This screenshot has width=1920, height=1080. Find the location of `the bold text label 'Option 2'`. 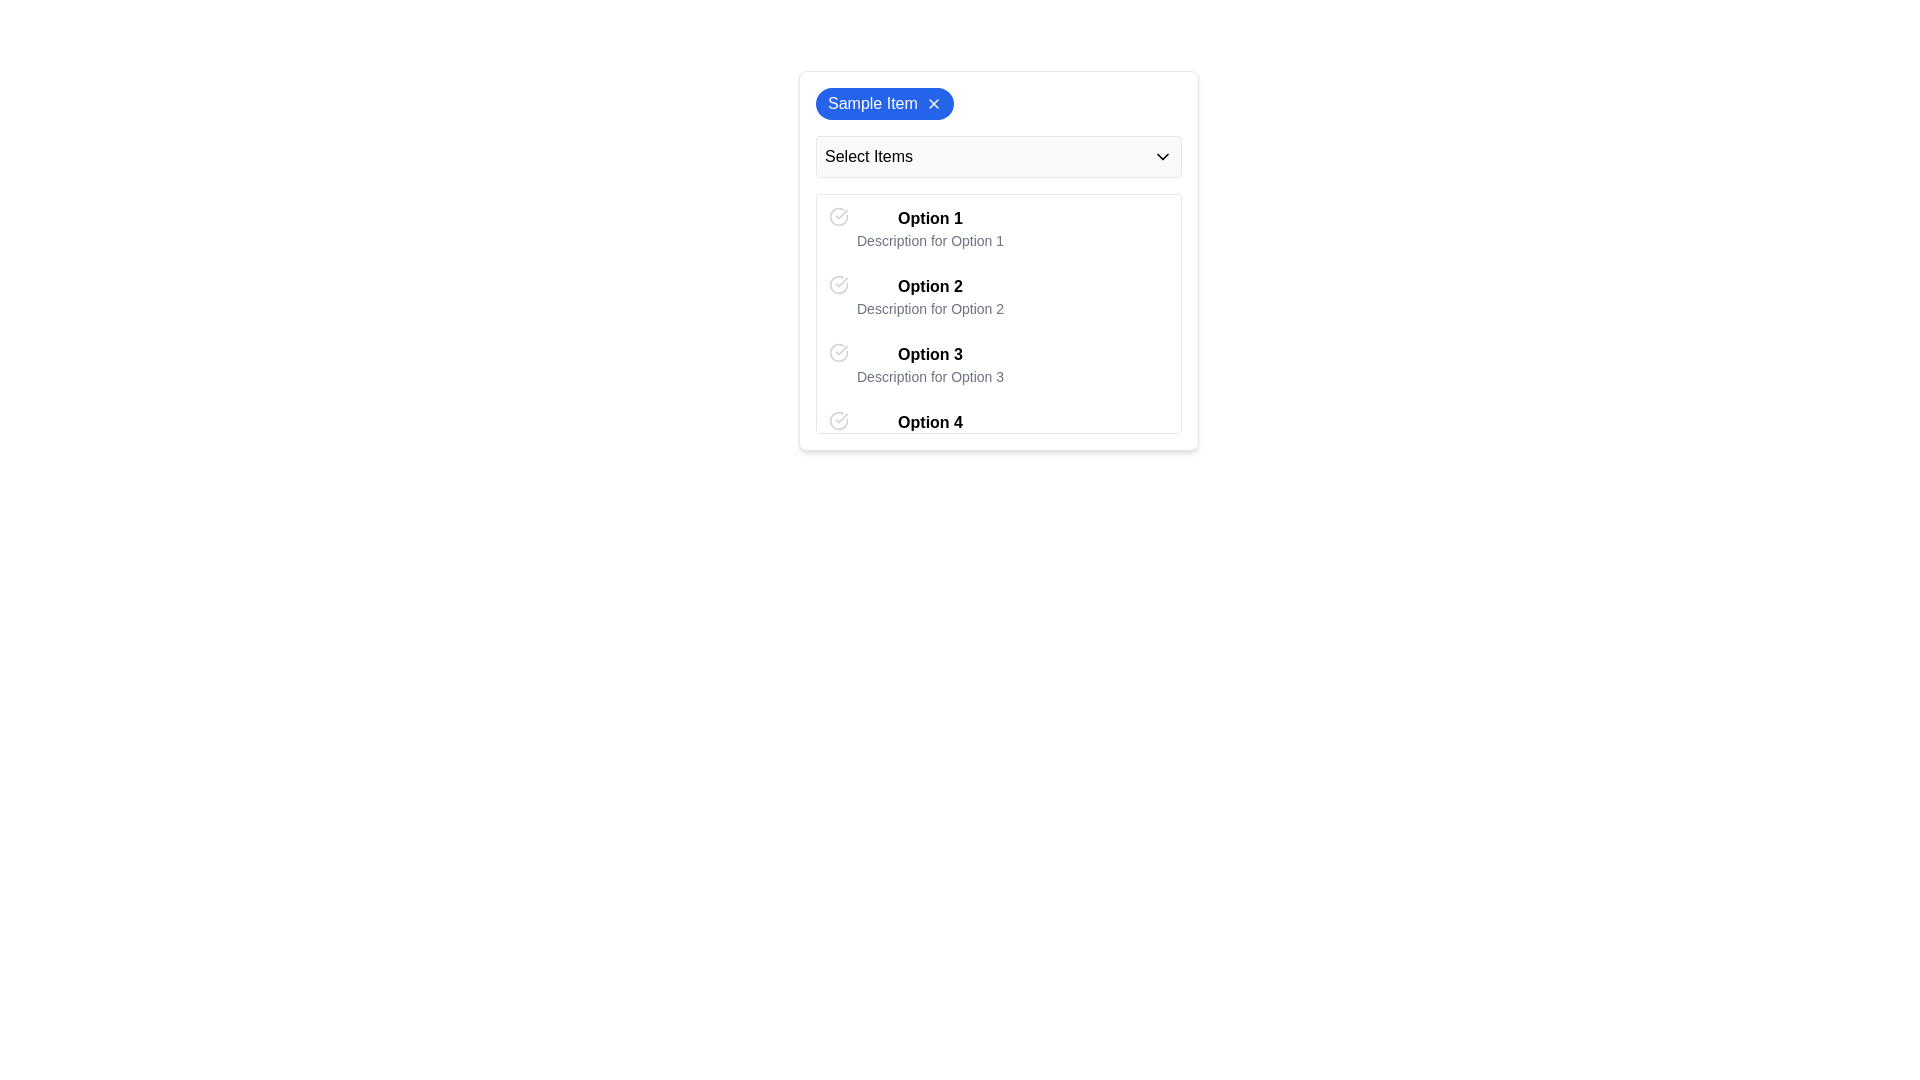

the bold text label 'Option 2' is located at coordinates (929, 286).